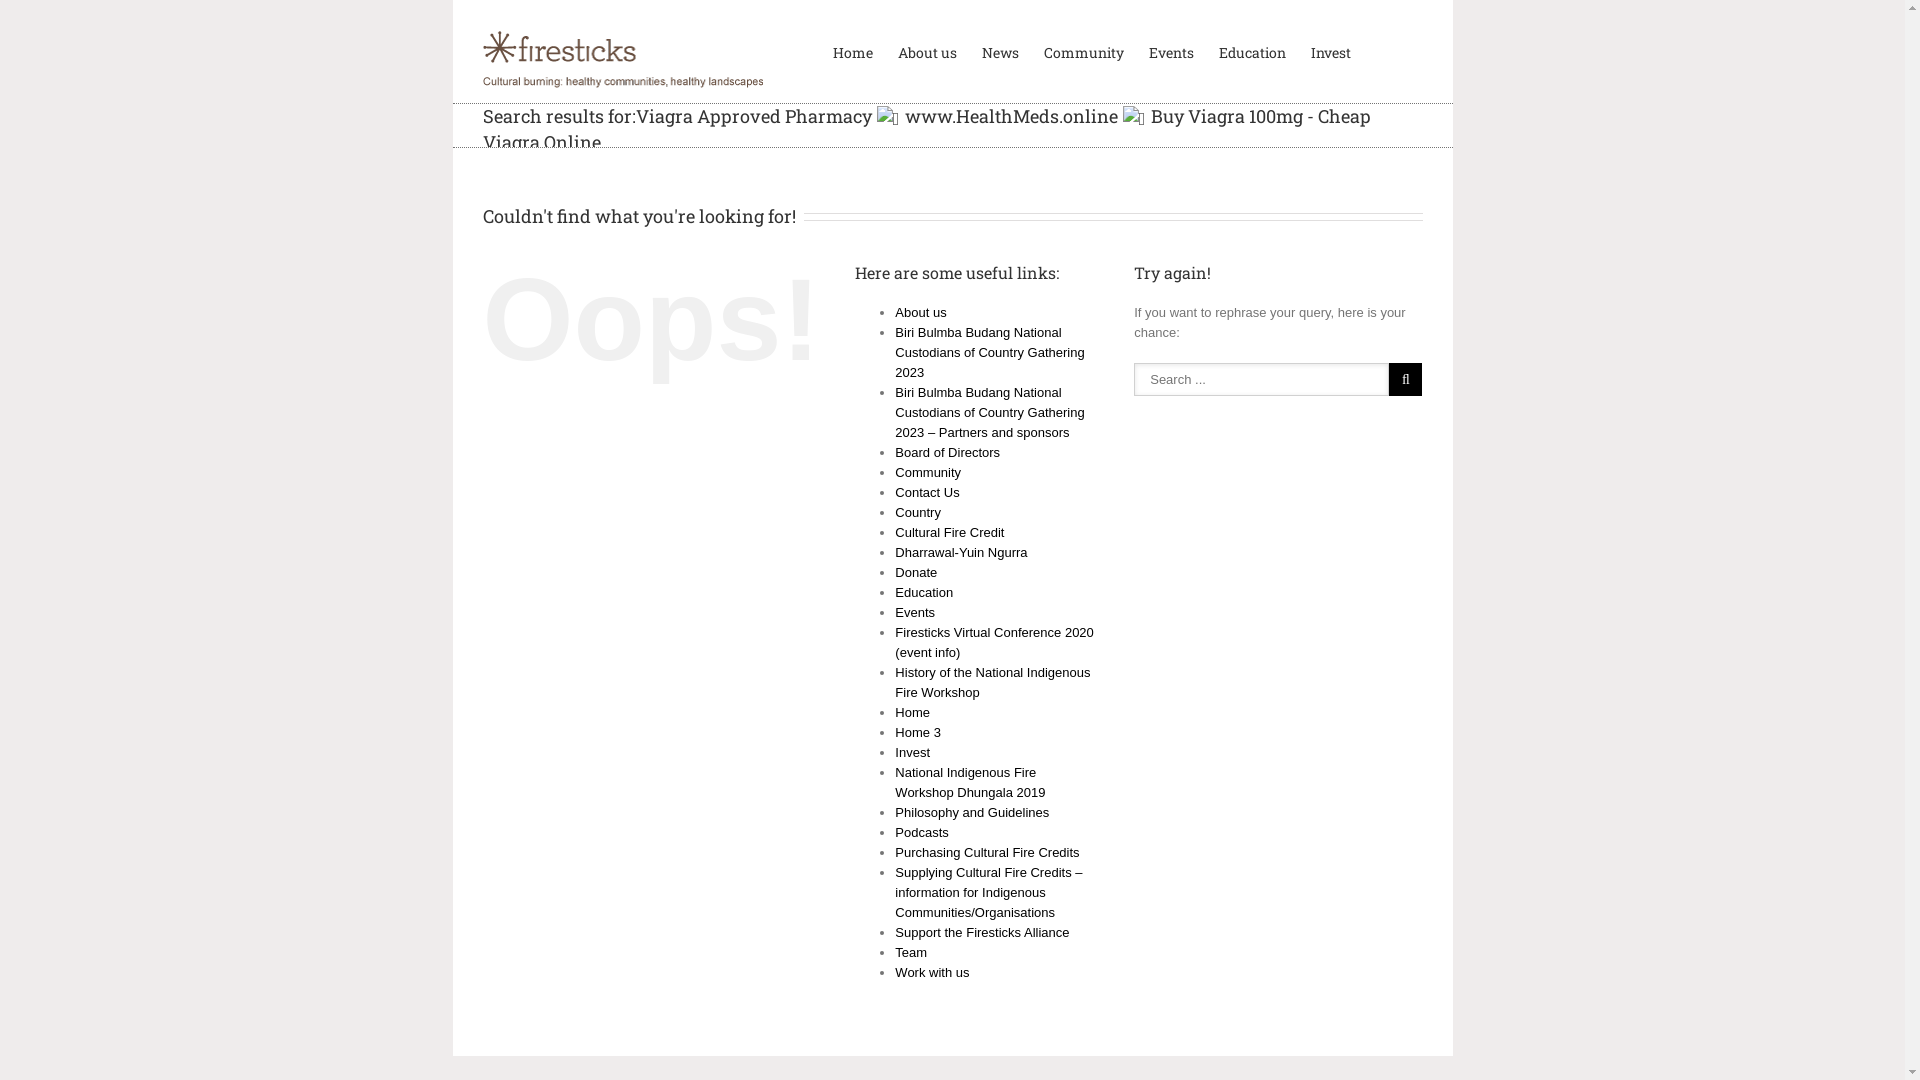 The image size is (1920, 1080). I want to click on 'News', so click(1000, 50).